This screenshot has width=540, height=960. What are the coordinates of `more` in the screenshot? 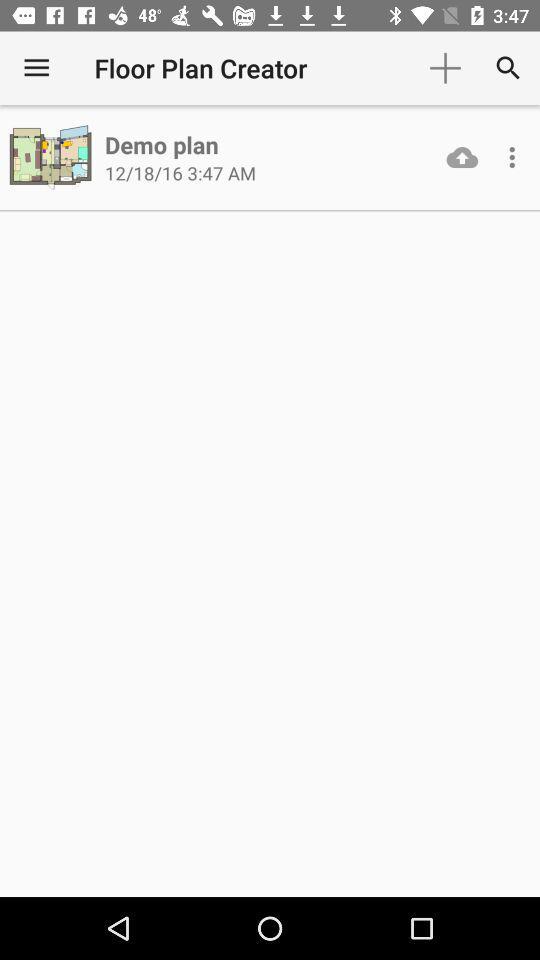 It's located at (512, 156).